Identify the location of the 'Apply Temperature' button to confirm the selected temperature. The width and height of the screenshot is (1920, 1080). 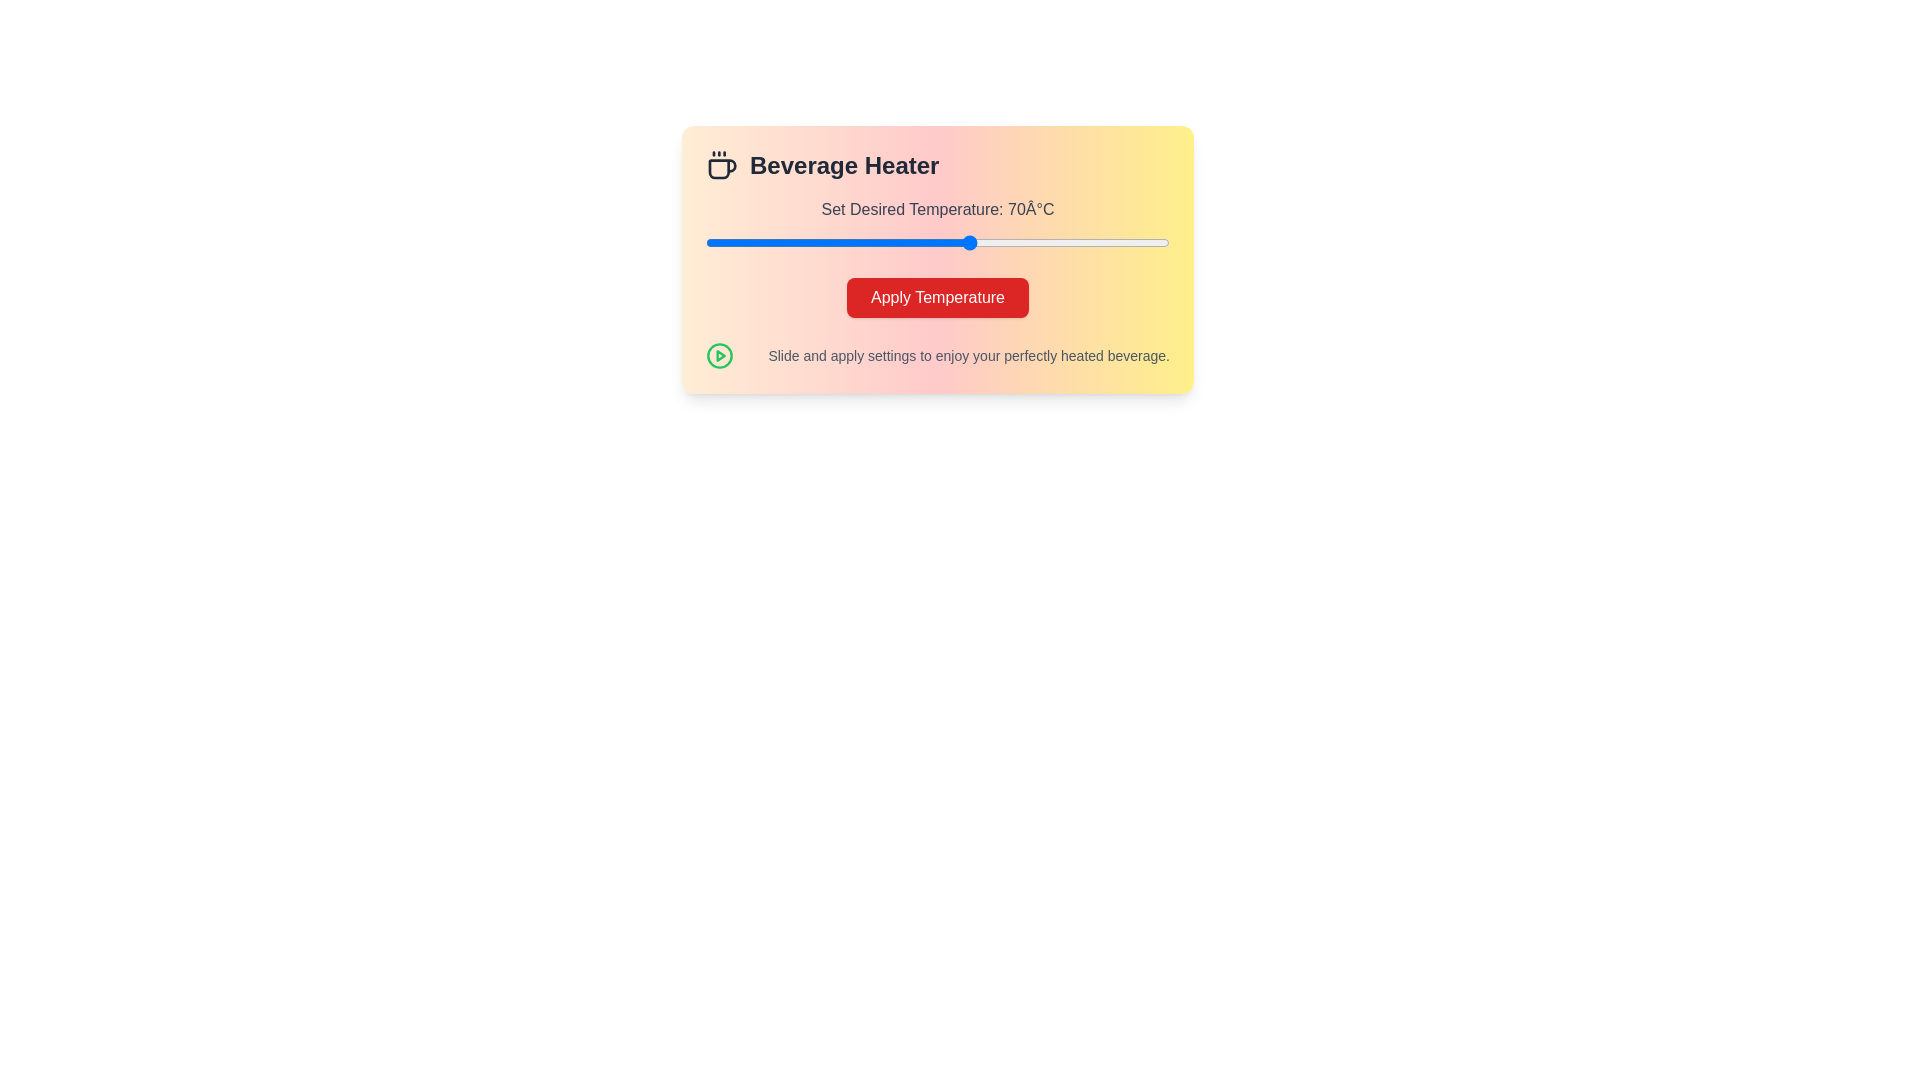
(936, 297).